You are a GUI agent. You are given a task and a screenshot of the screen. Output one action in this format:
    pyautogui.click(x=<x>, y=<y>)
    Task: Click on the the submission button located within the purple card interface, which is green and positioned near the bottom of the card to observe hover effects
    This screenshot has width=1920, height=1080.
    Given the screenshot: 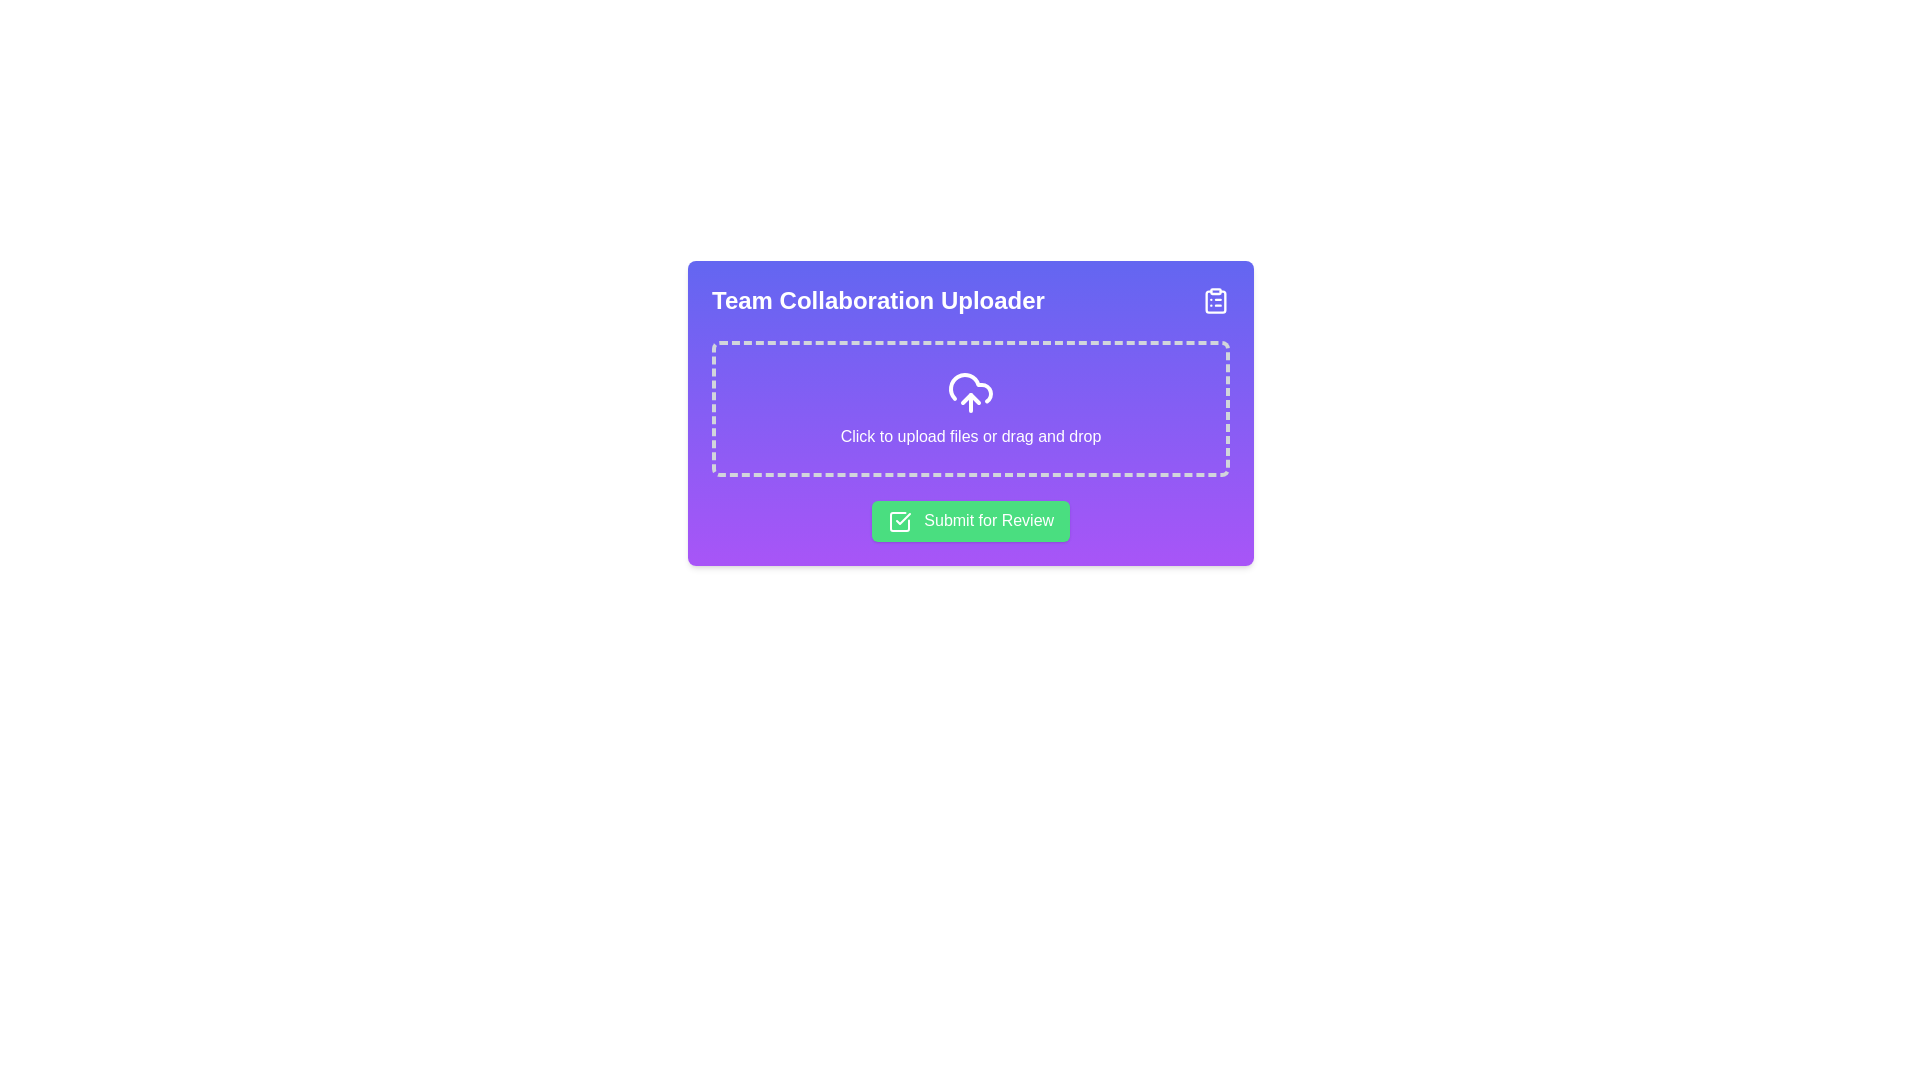 What is the action you would take?
    pyautogui.click(x=970, y=520)
    